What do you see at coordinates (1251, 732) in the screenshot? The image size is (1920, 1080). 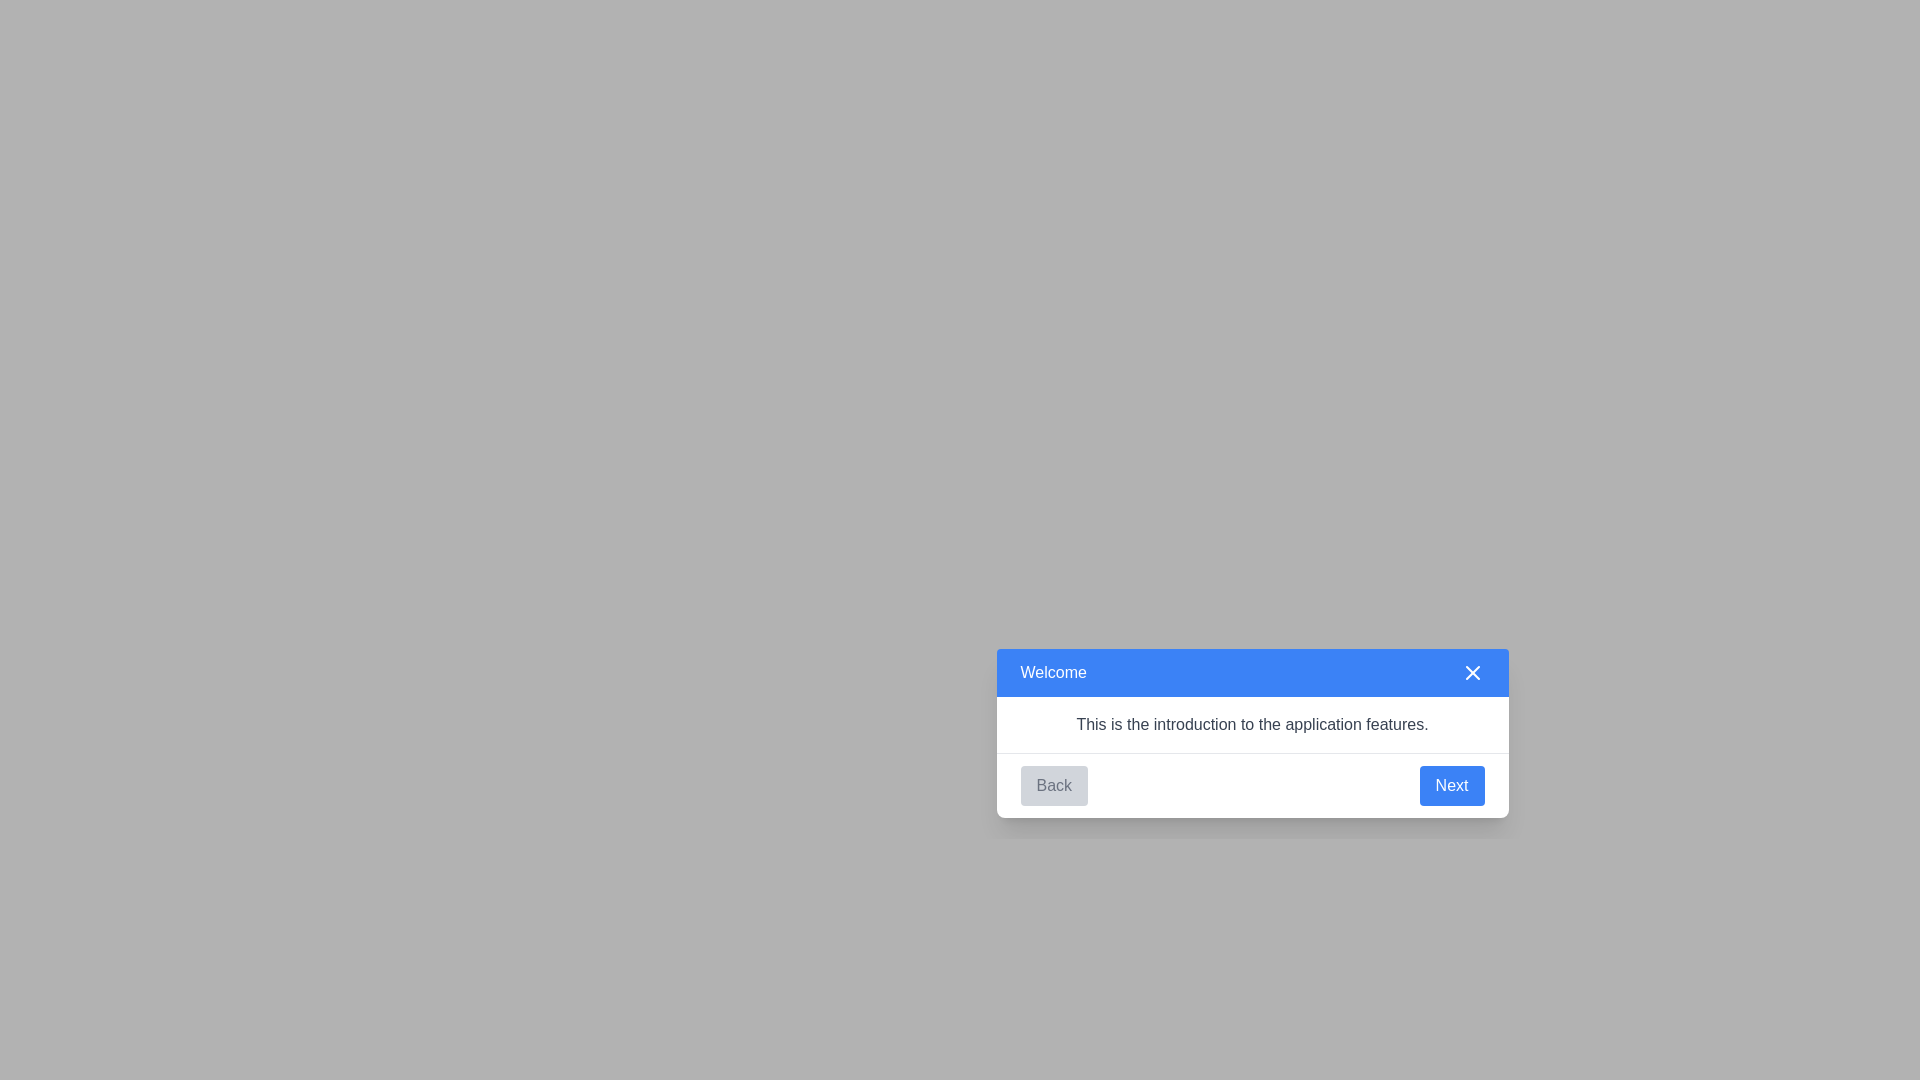 I see `content displayed within the modal dialog that has a blue header saying 'Welcome' and a body text describing application features` at bounding box center [1251, 732].